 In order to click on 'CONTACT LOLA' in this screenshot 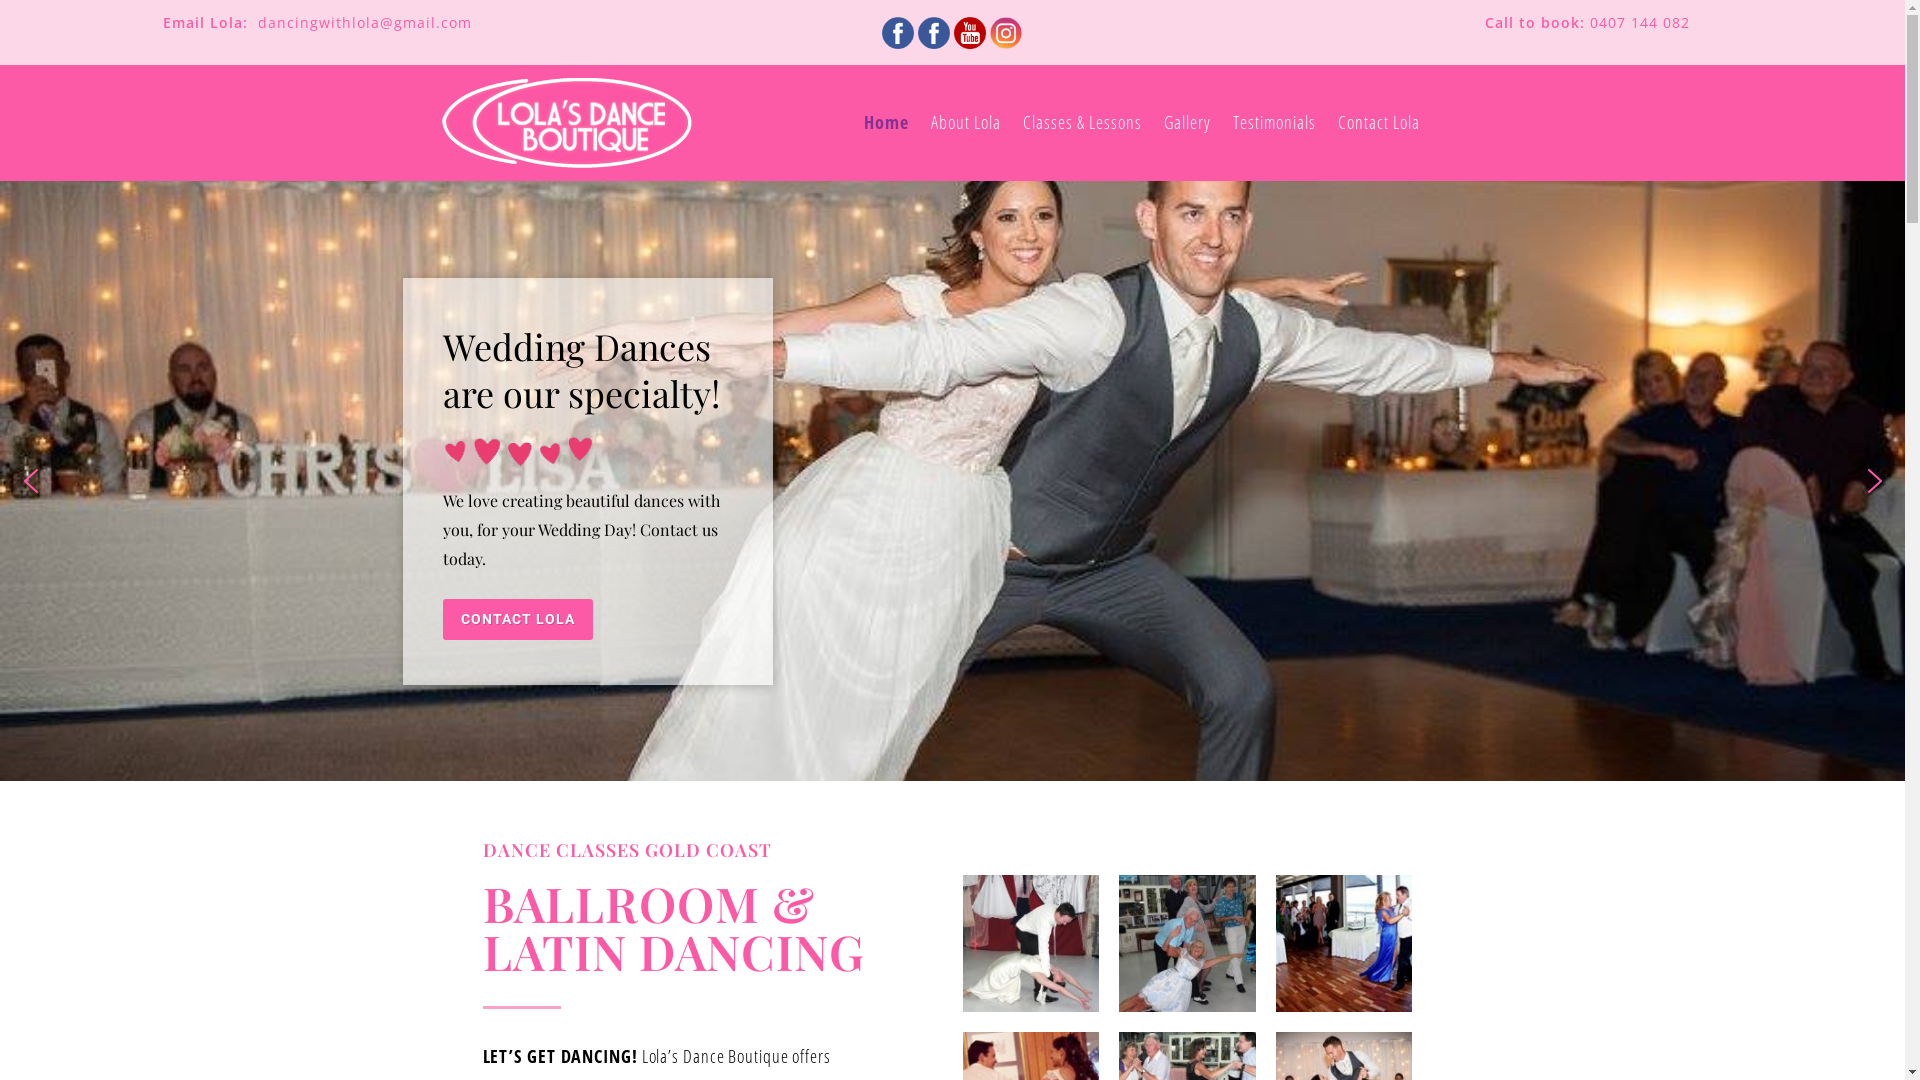, I will do `click(517, 618)`.